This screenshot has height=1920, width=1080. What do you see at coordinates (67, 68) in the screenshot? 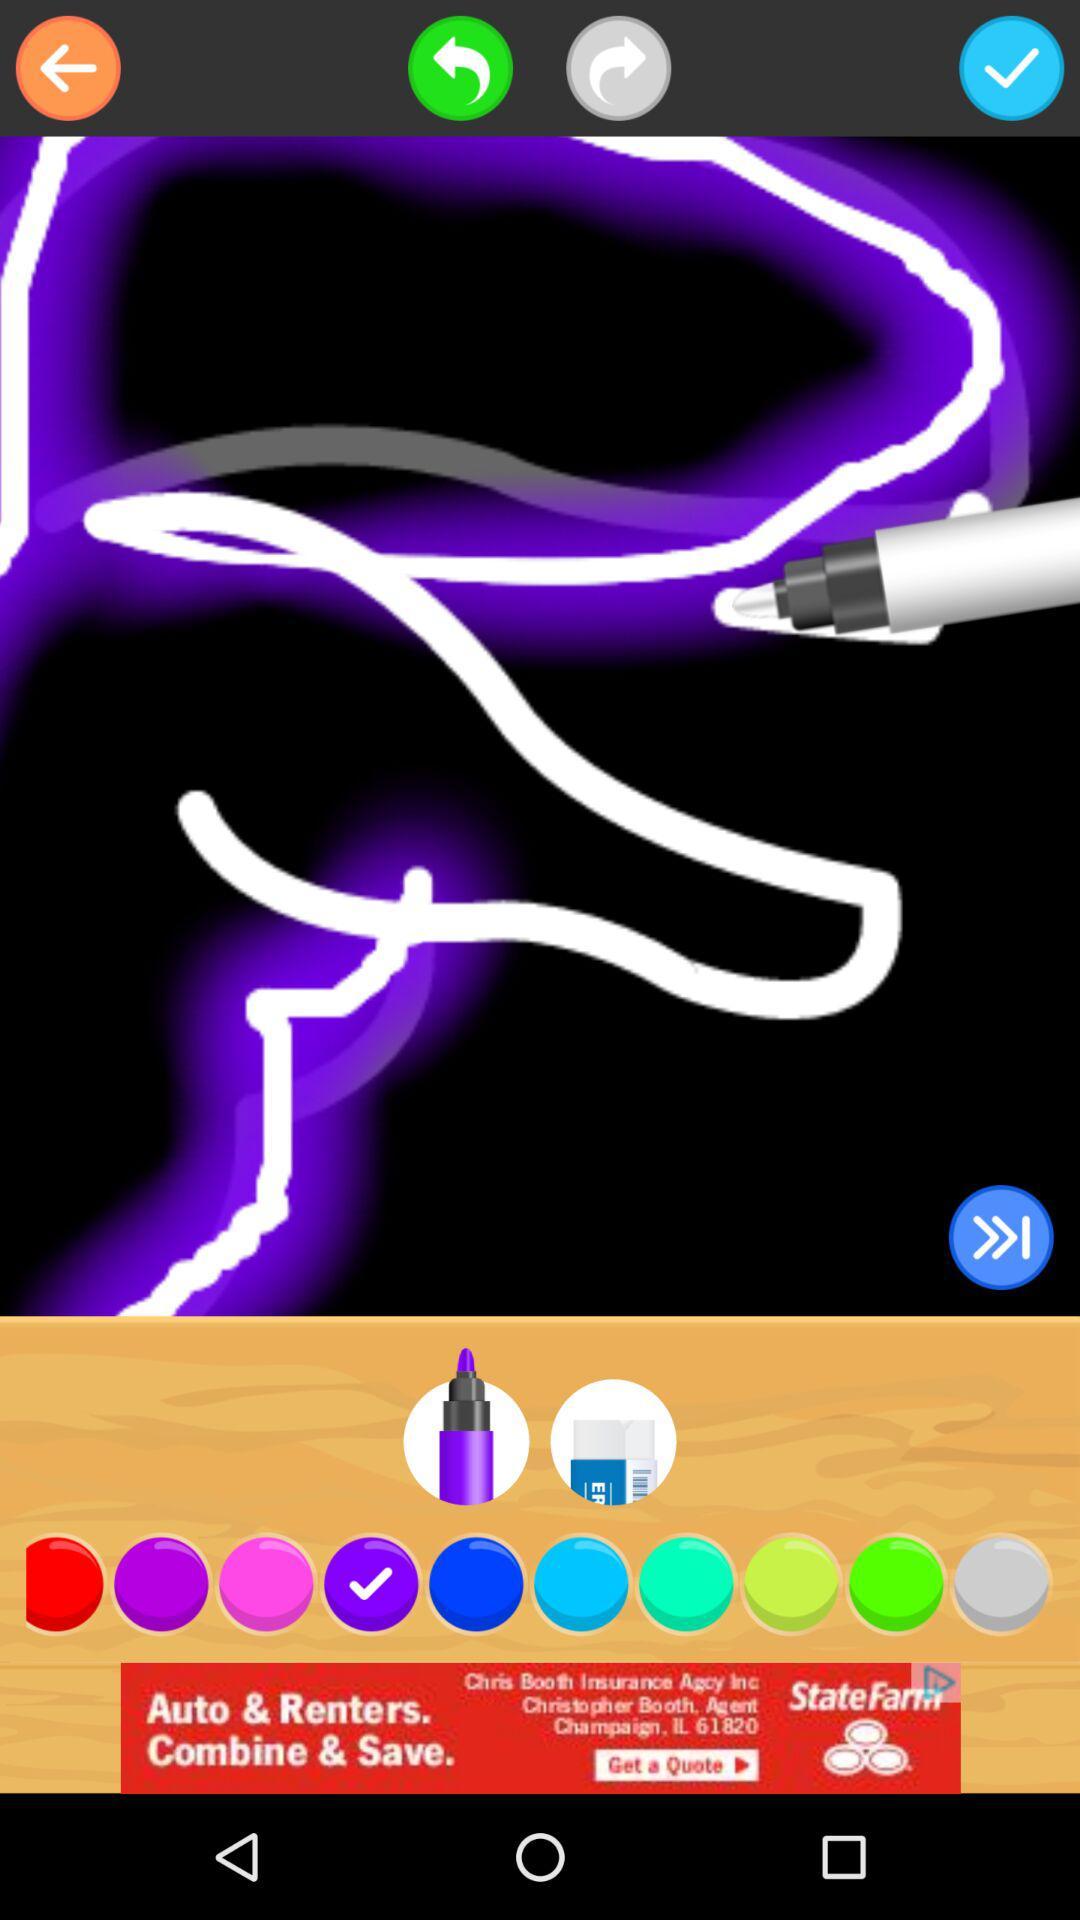
I see `previous` at bounding box center [67, 68].